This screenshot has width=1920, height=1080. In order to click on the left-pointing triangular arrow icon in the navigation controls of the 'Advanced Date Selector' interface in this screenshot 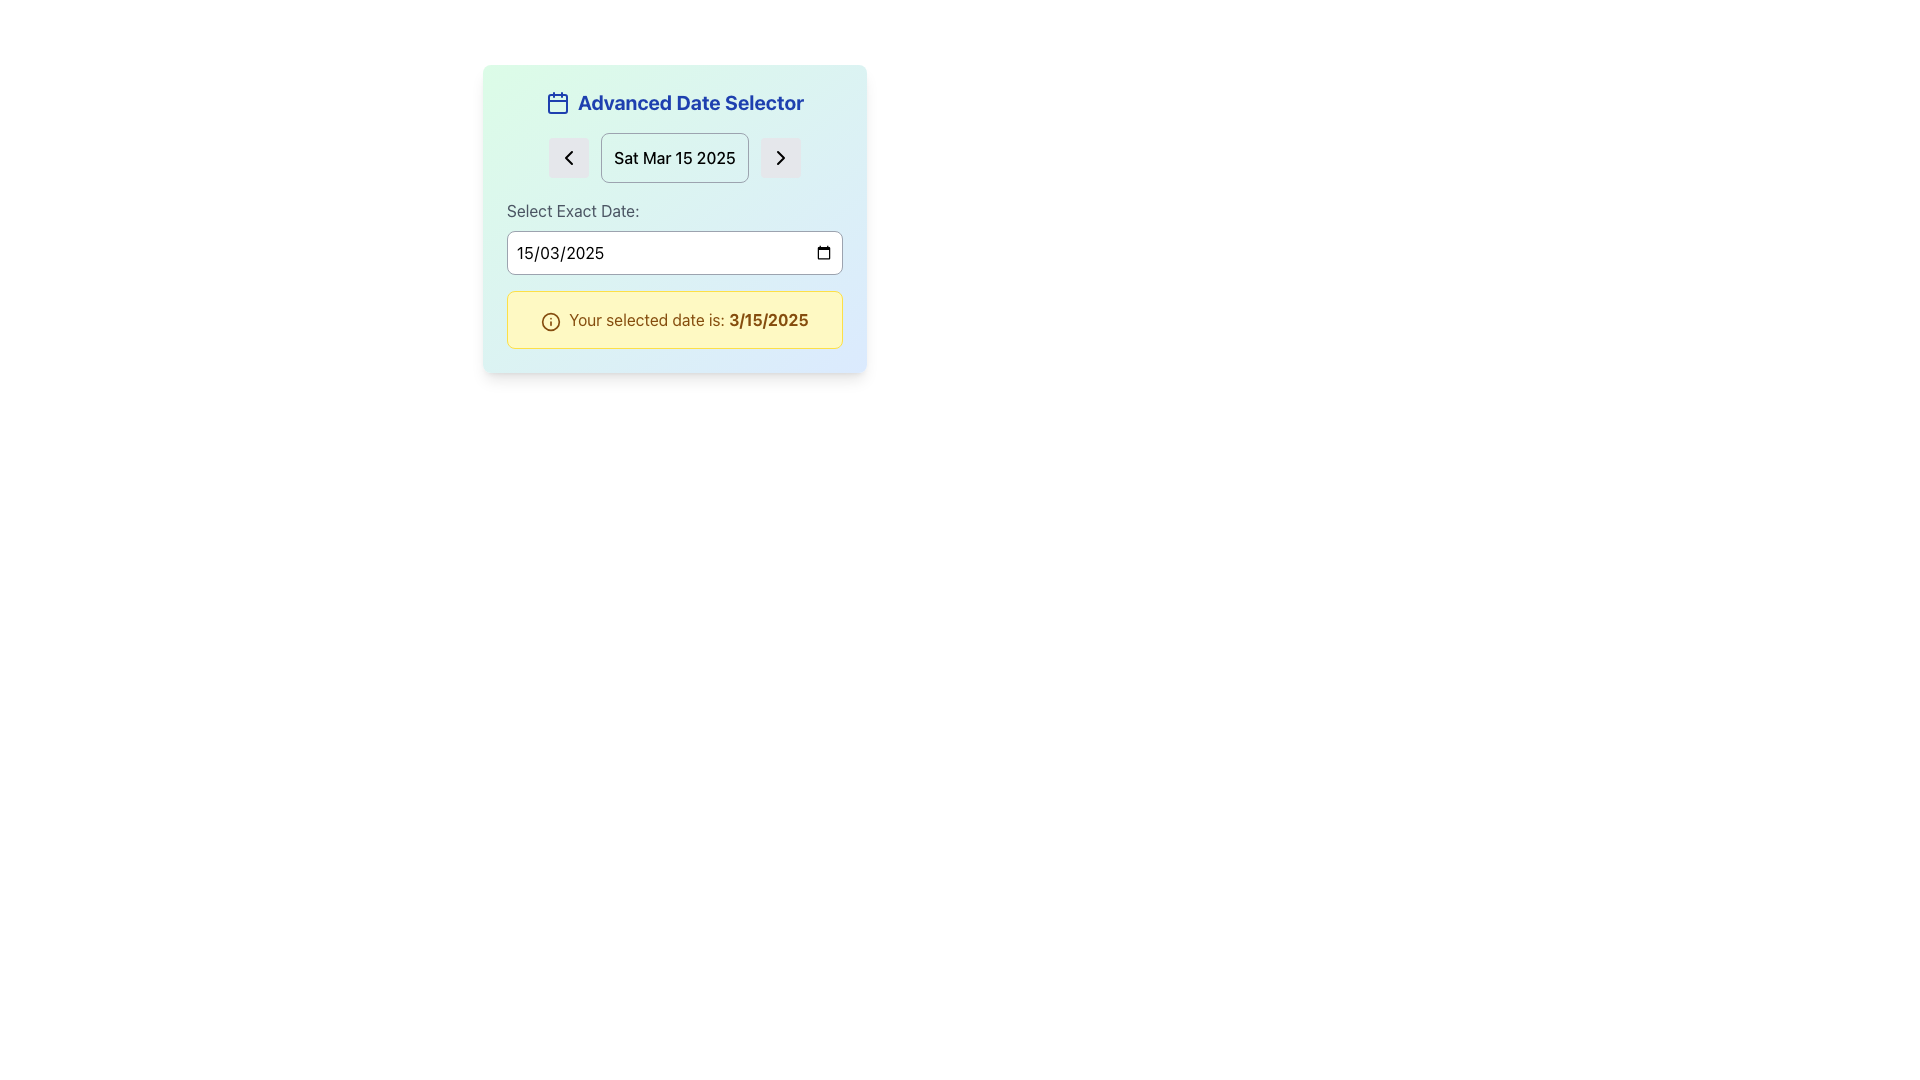, I will do `click(568, 157)`.